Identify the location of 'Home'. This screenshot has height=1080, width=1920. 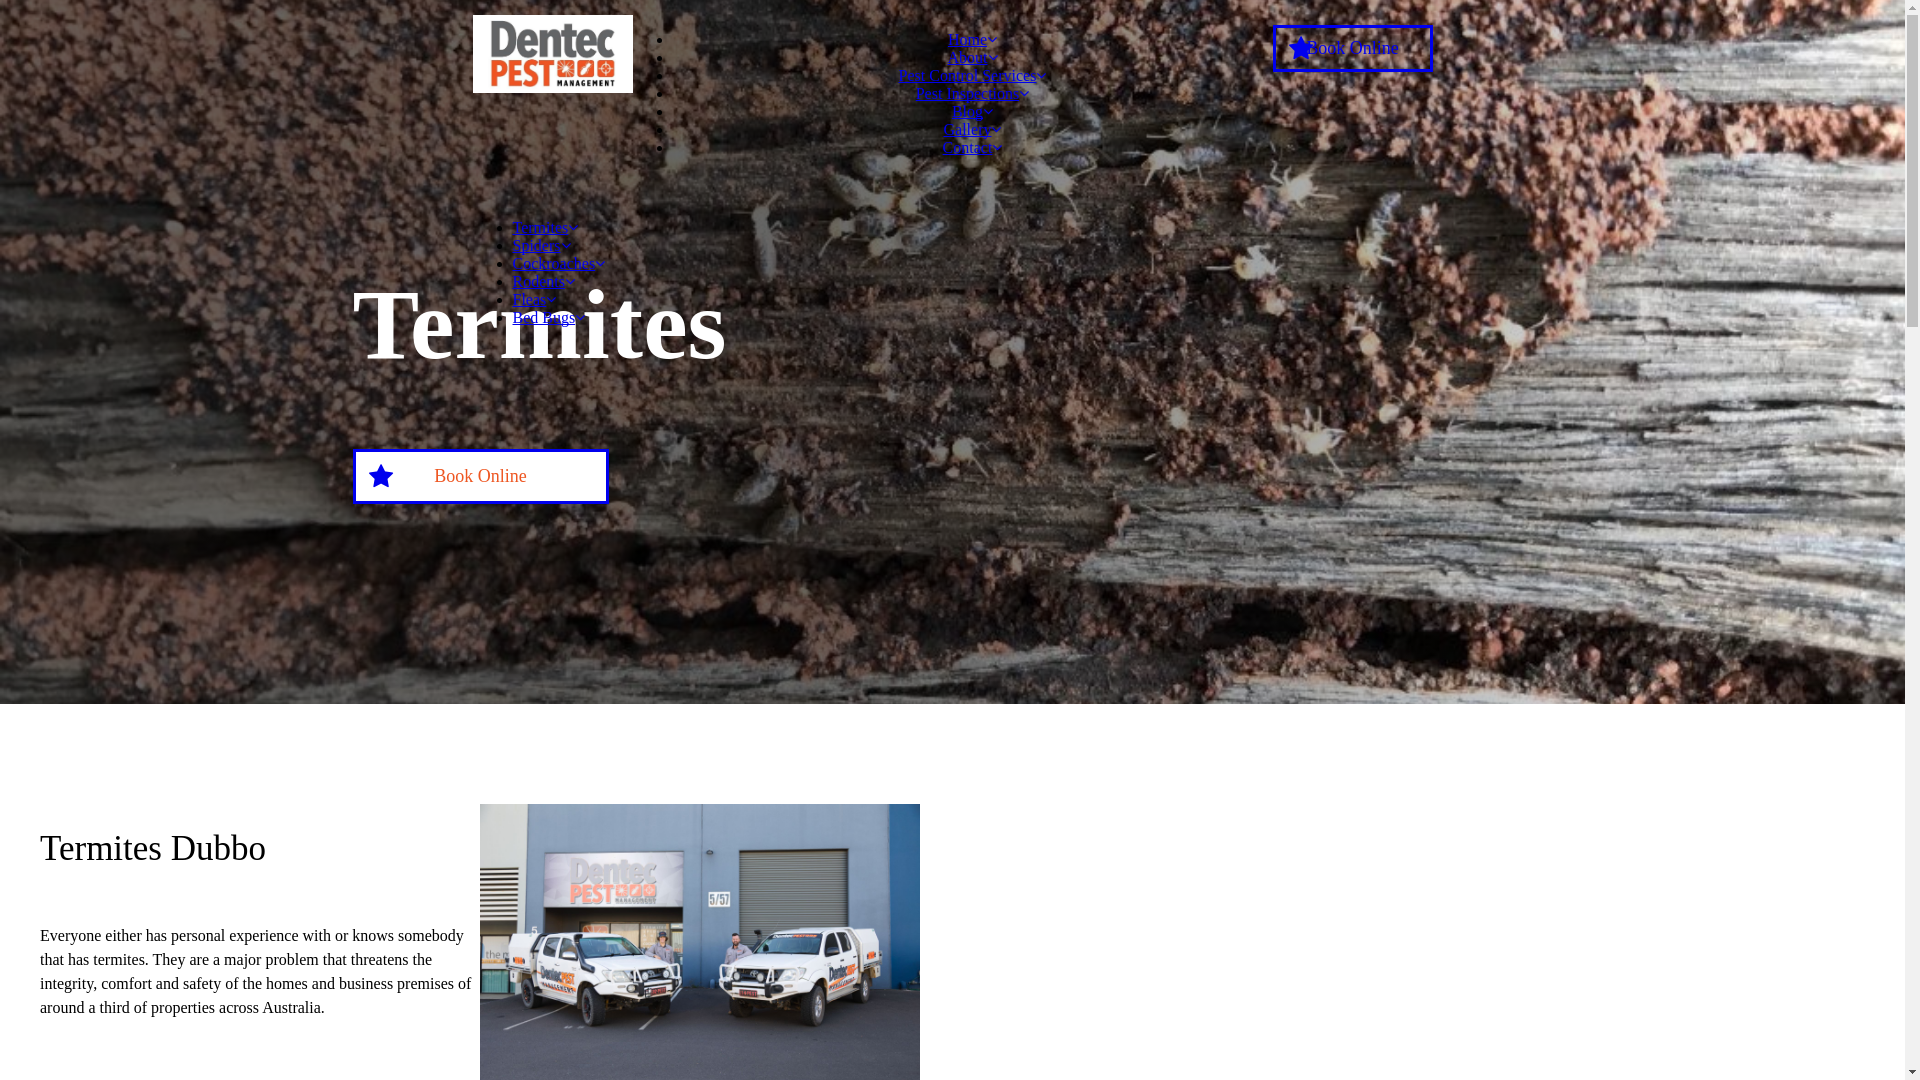
(972, 39).